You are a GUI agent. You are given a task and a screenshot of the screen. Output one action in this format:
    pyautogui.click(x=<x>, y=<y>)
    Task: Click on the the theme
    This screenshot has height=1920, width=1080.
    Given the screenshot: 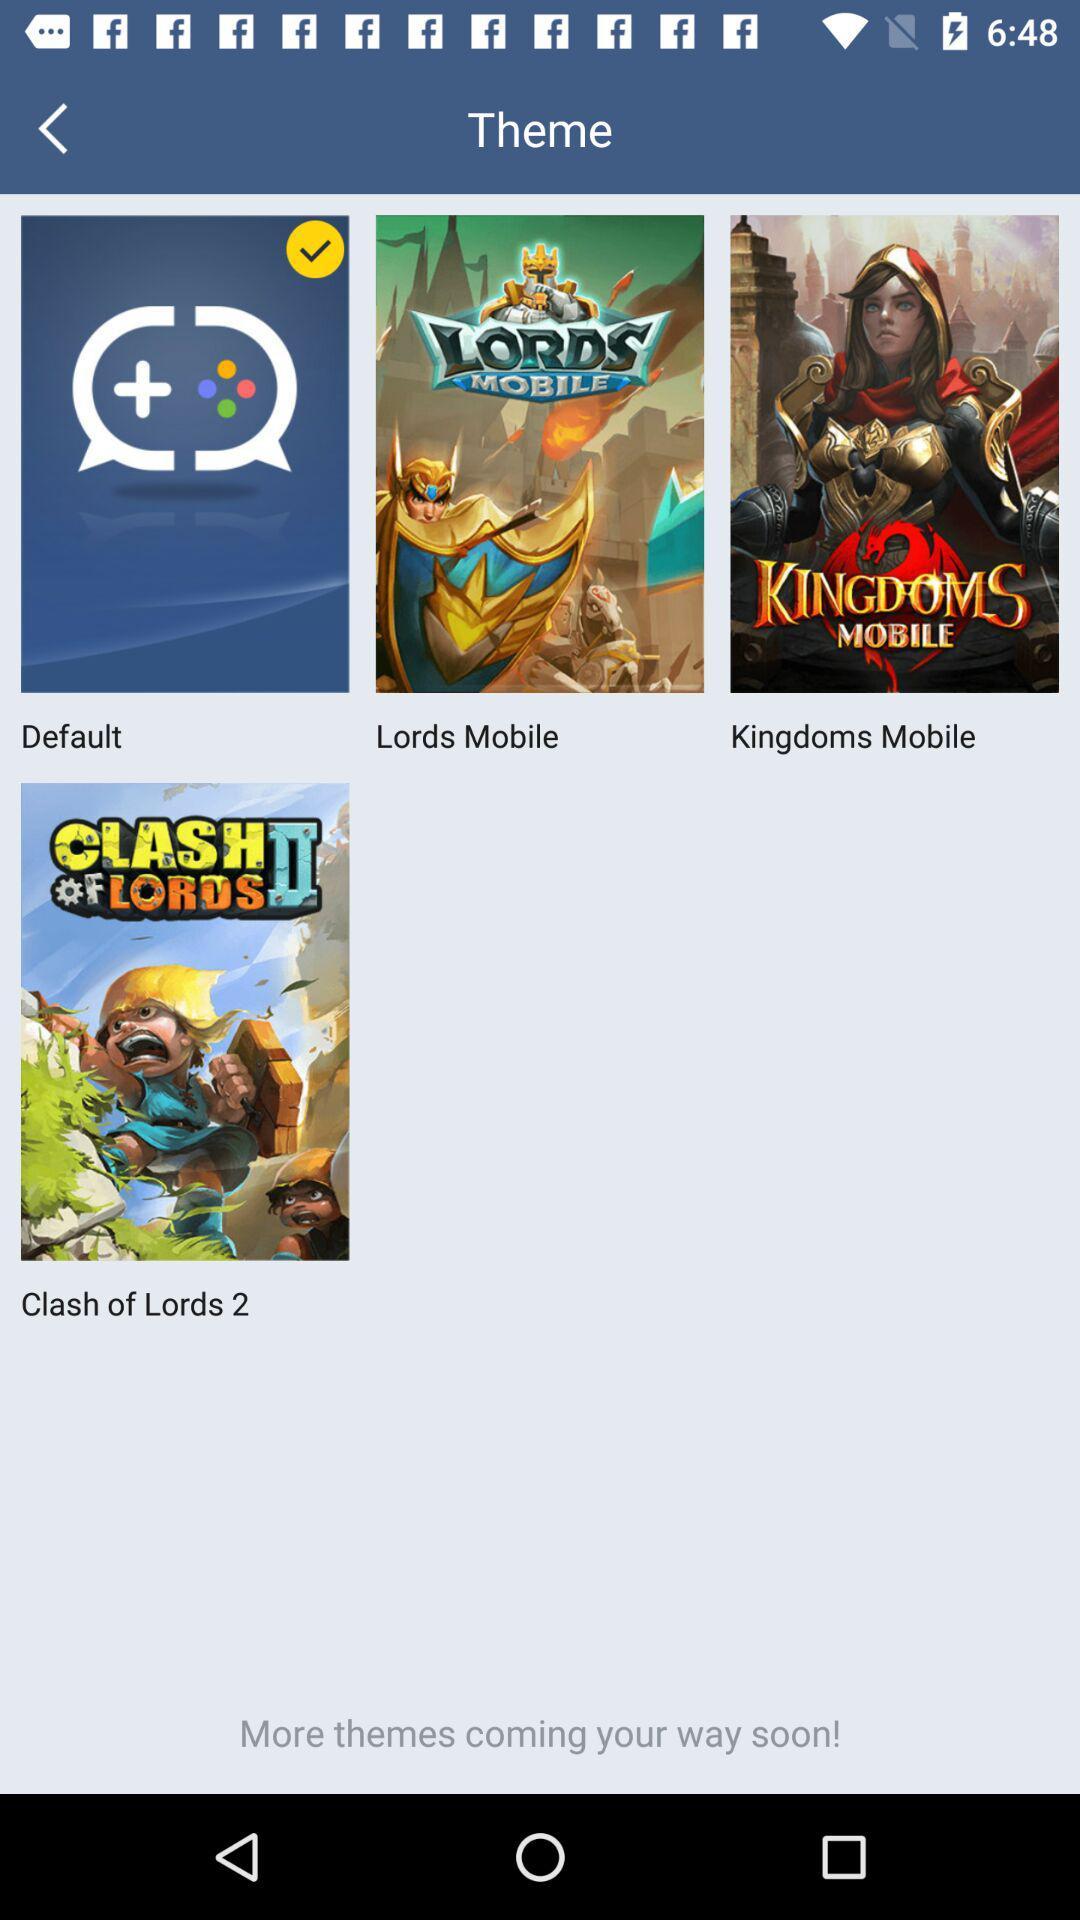 What is the action you would take?
    pyautogui.click(x=540, y=127)
    